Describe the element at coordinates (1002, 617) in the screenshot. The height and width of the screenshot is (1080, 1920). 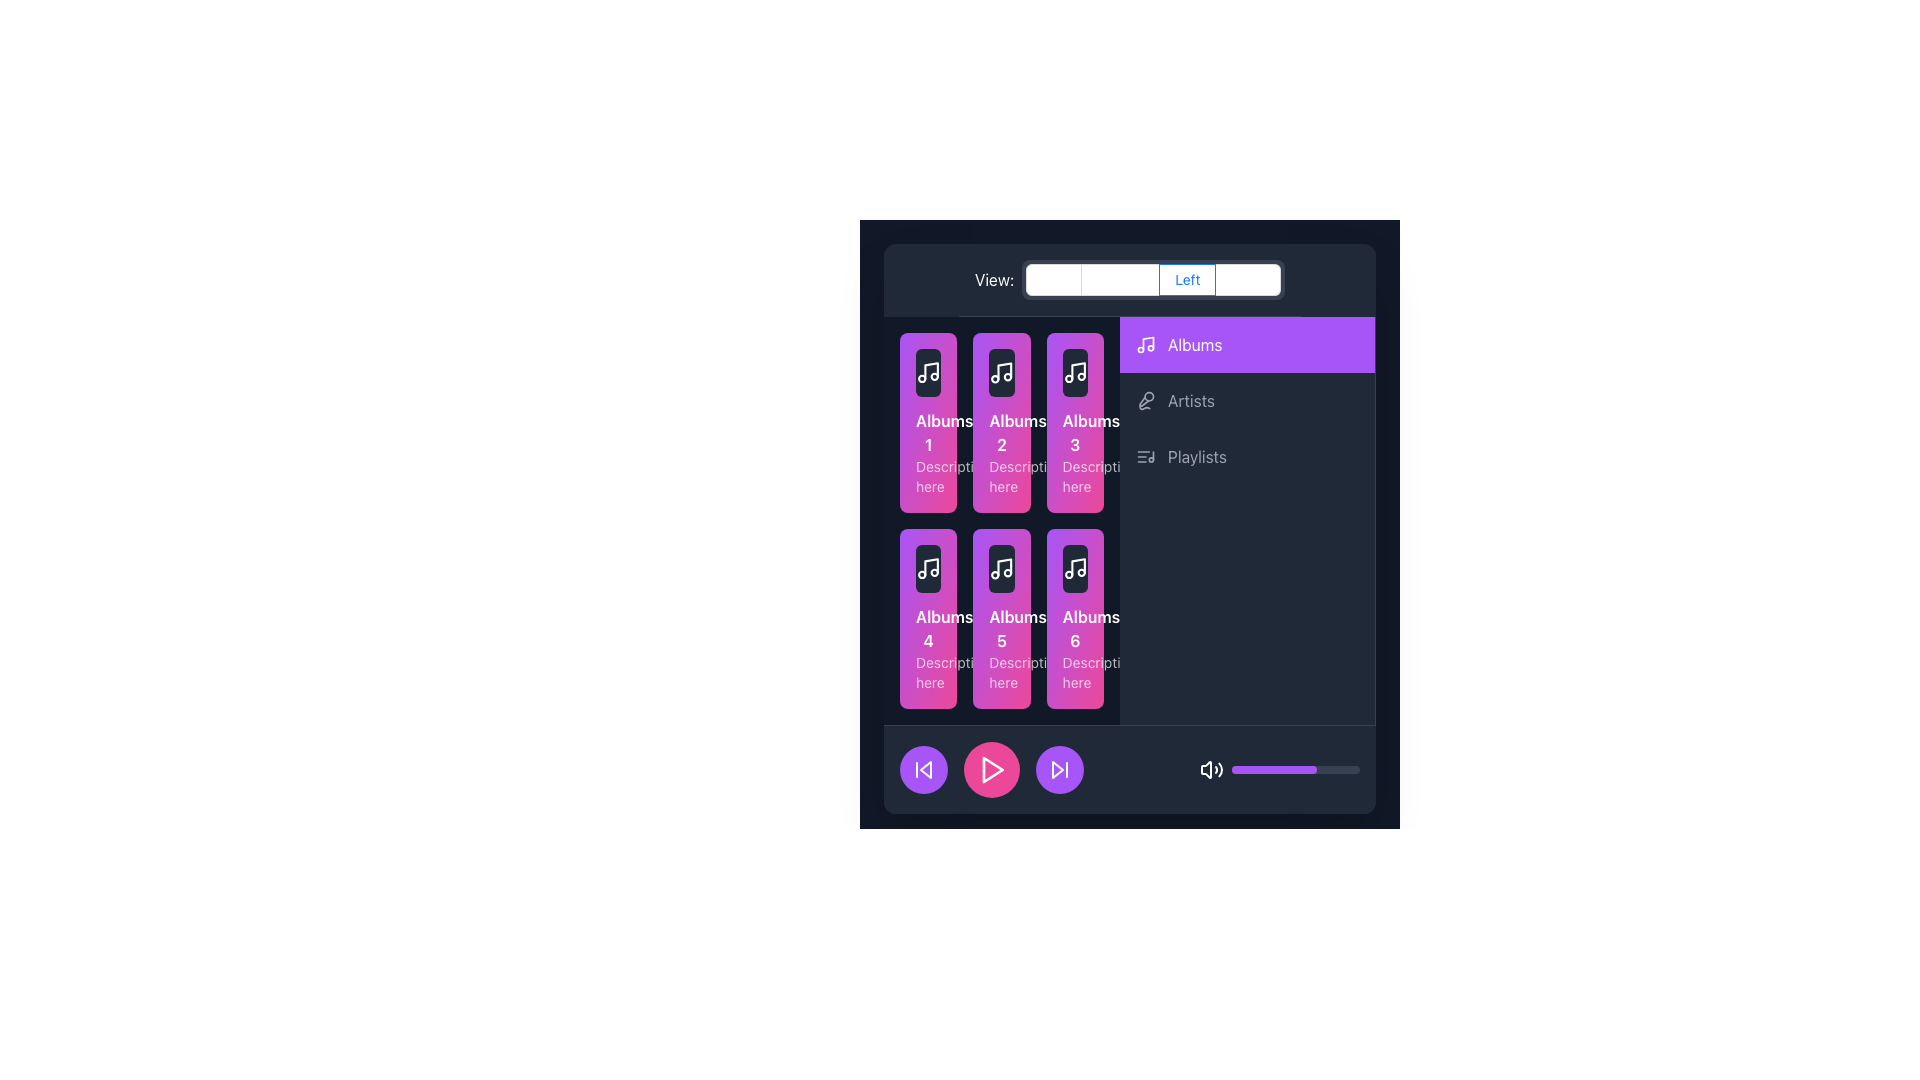
I see `the fifth album tile card in the music library interface, located in the second row and center column of the grid` at that location.